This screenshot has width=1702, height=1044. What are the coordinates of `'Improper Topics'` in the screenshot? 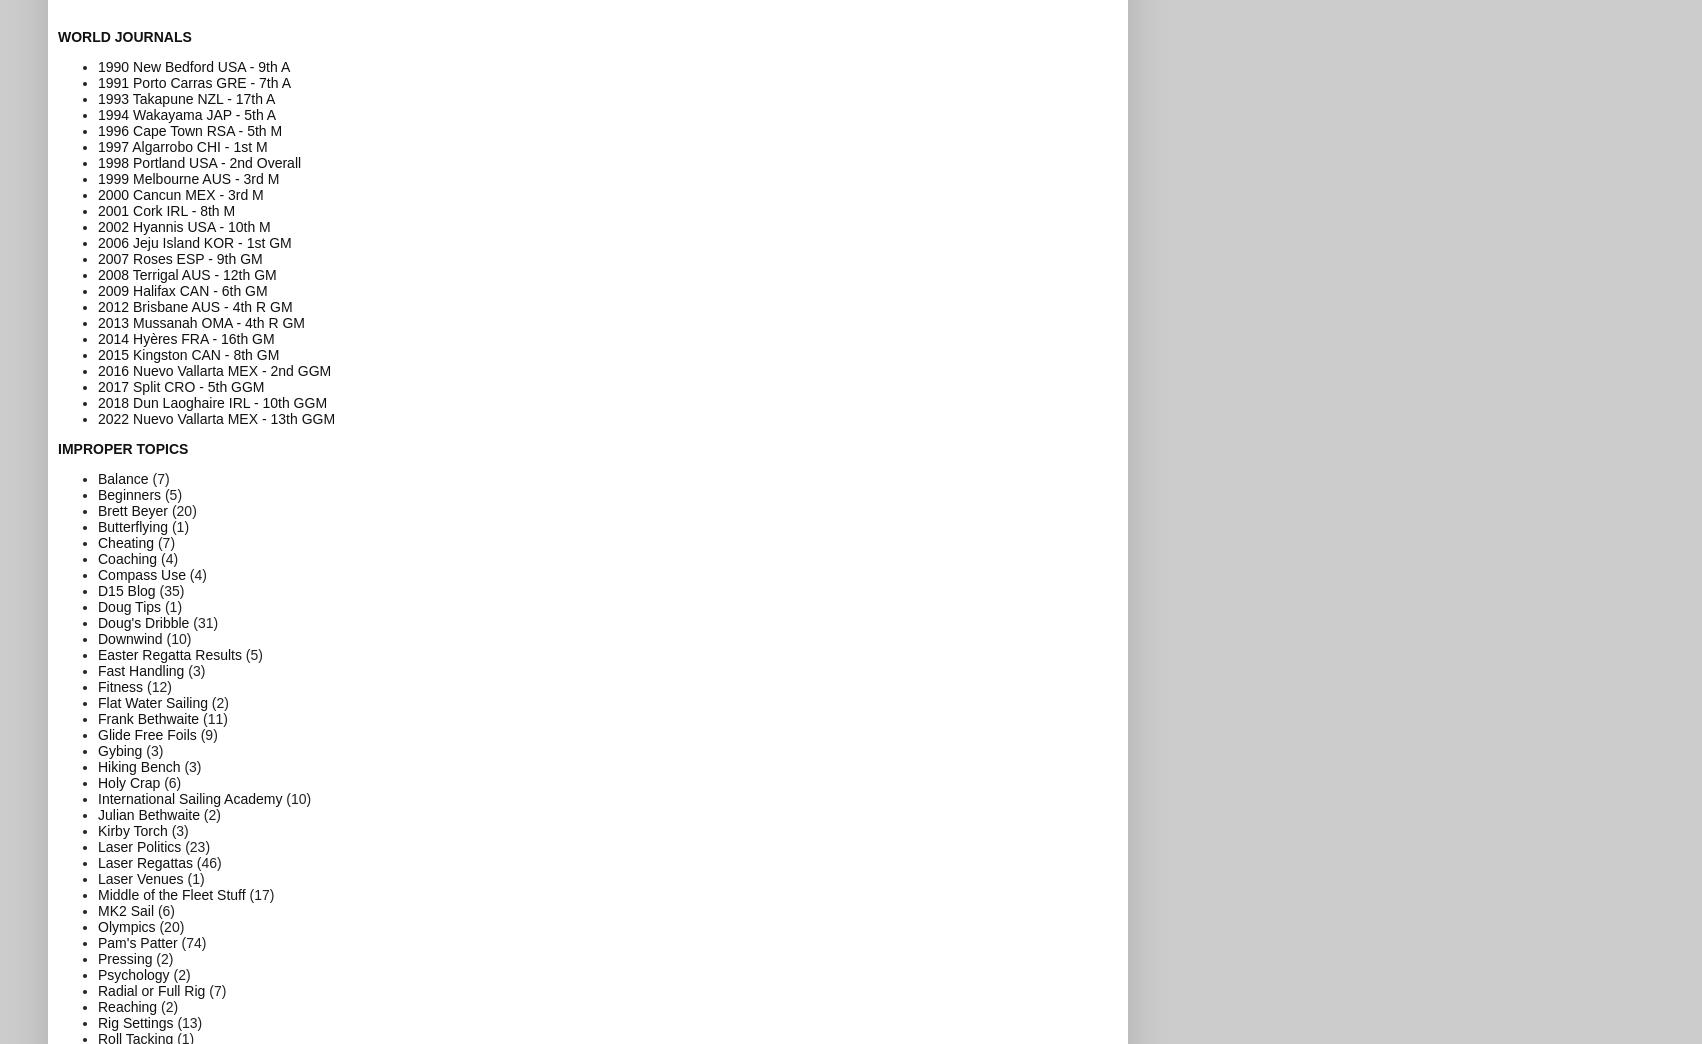 It's located at (58, 446).